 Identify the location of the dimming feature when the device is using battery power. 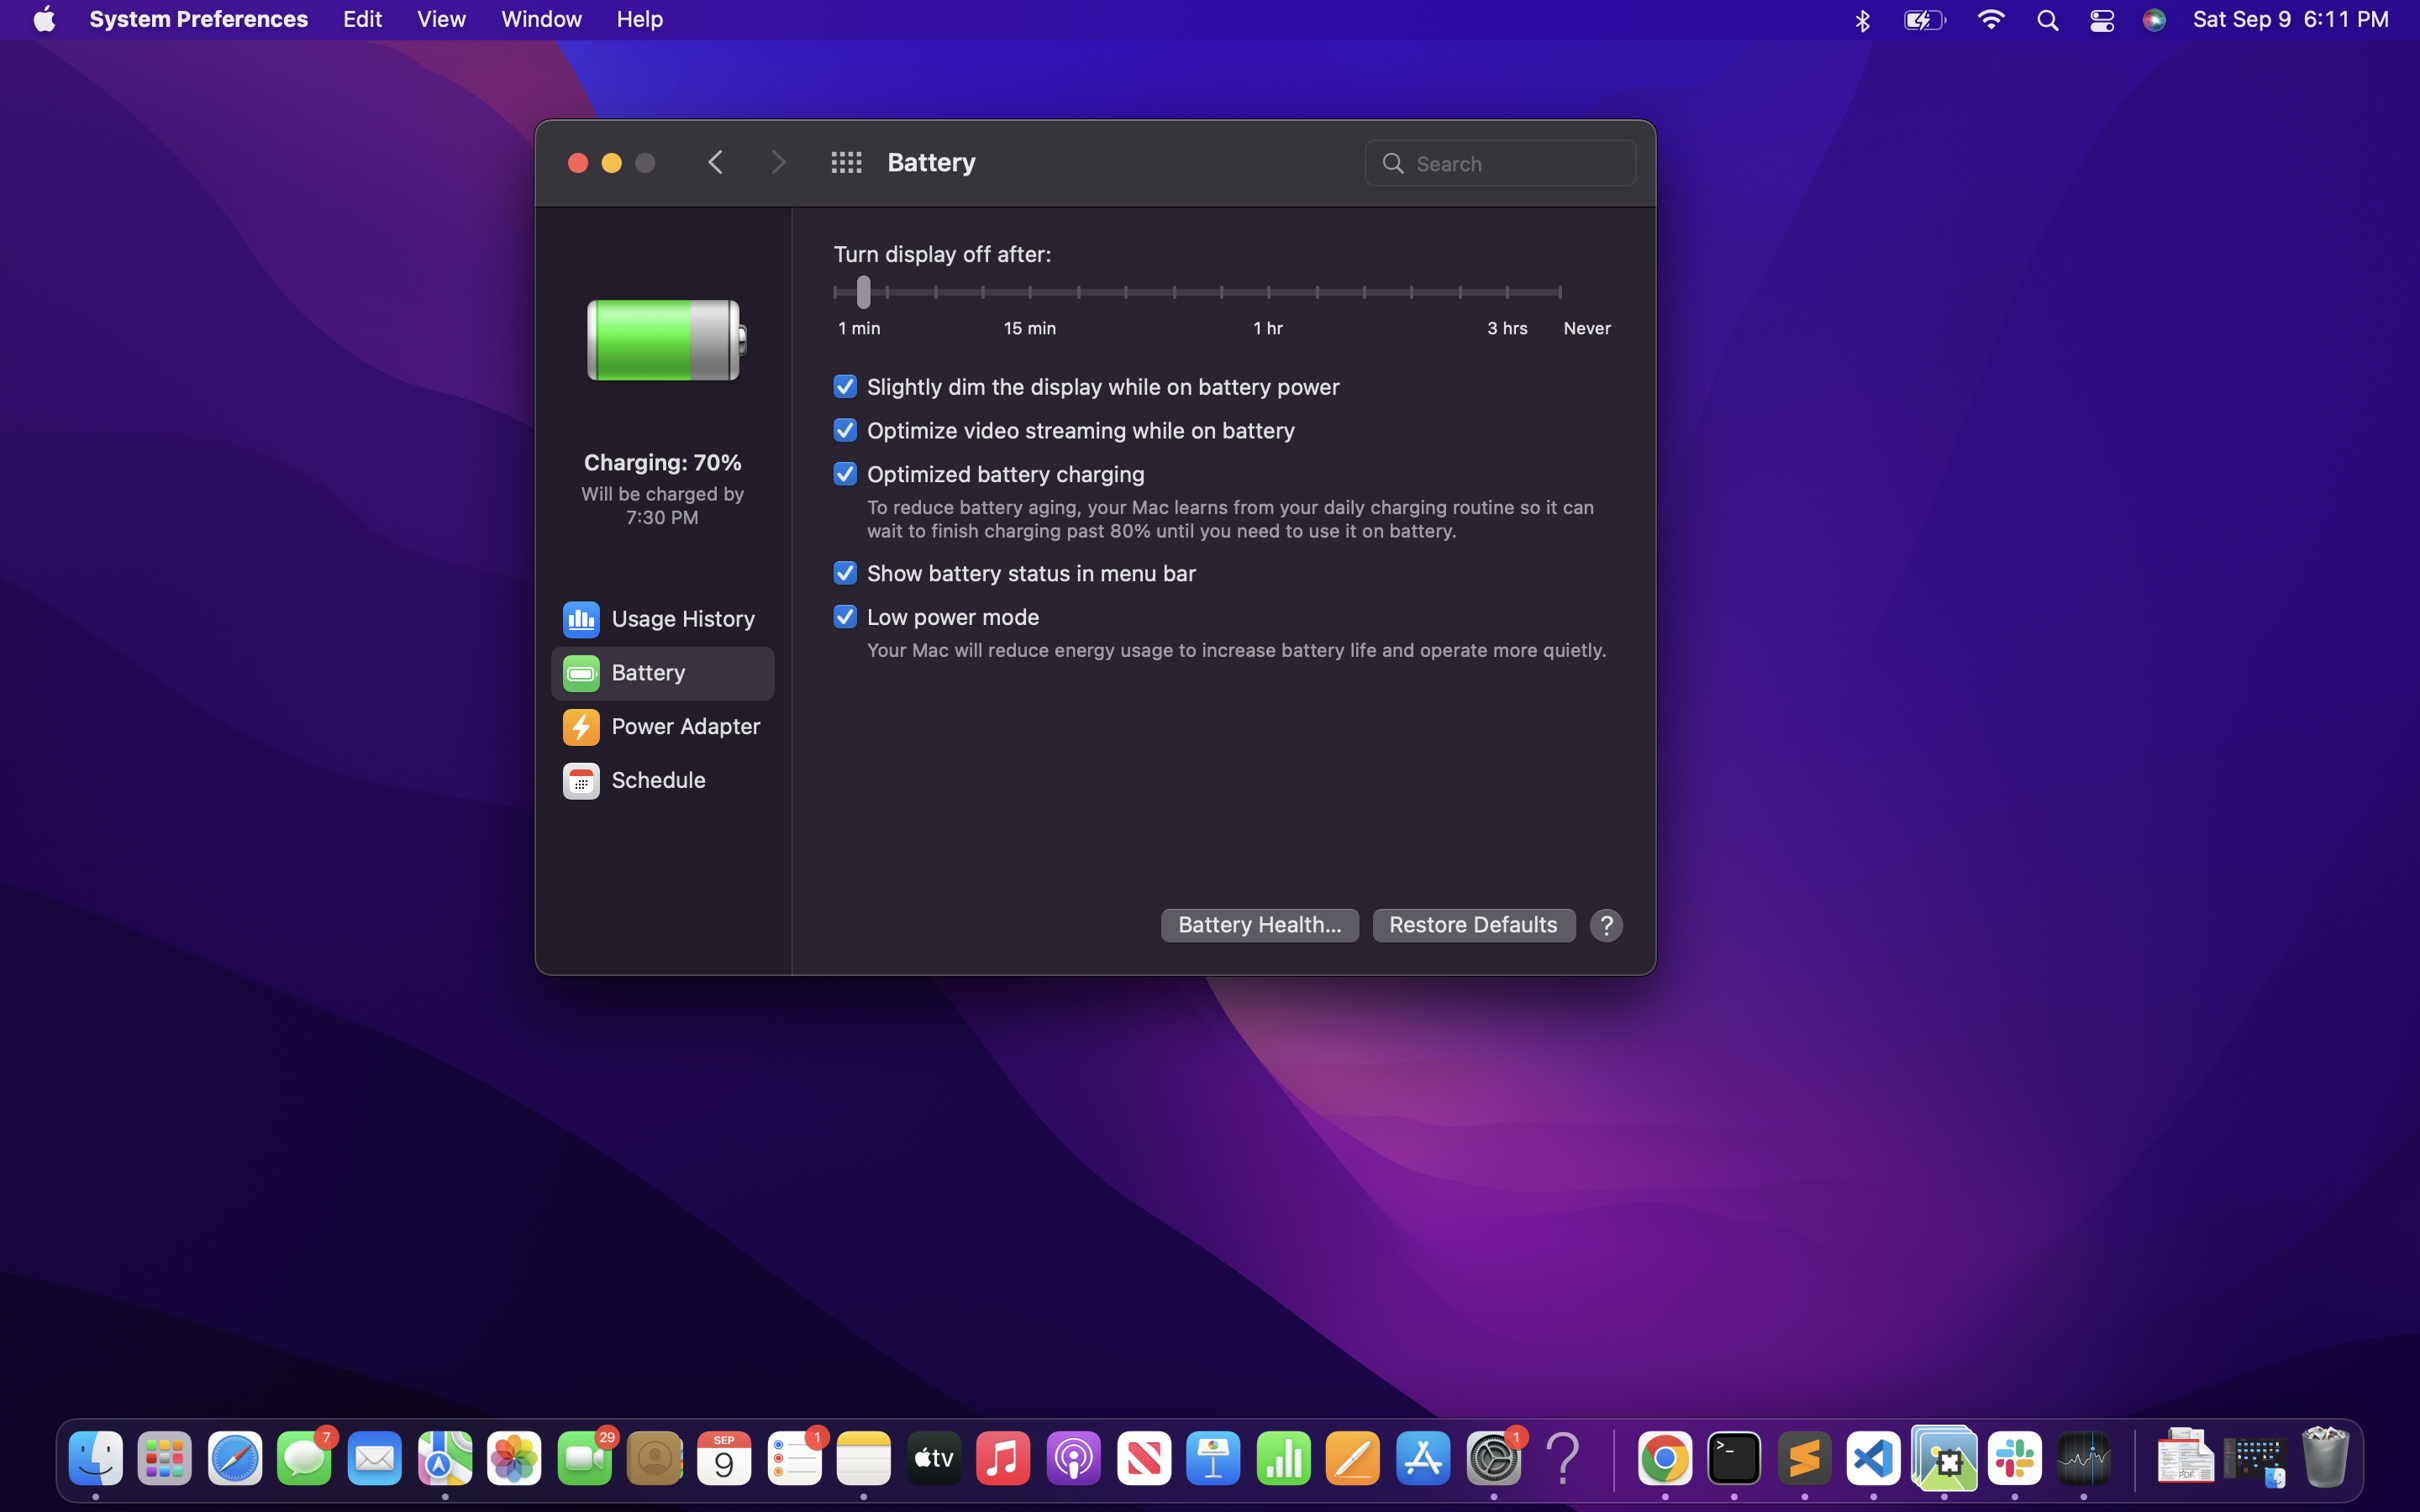
(1086, 386).